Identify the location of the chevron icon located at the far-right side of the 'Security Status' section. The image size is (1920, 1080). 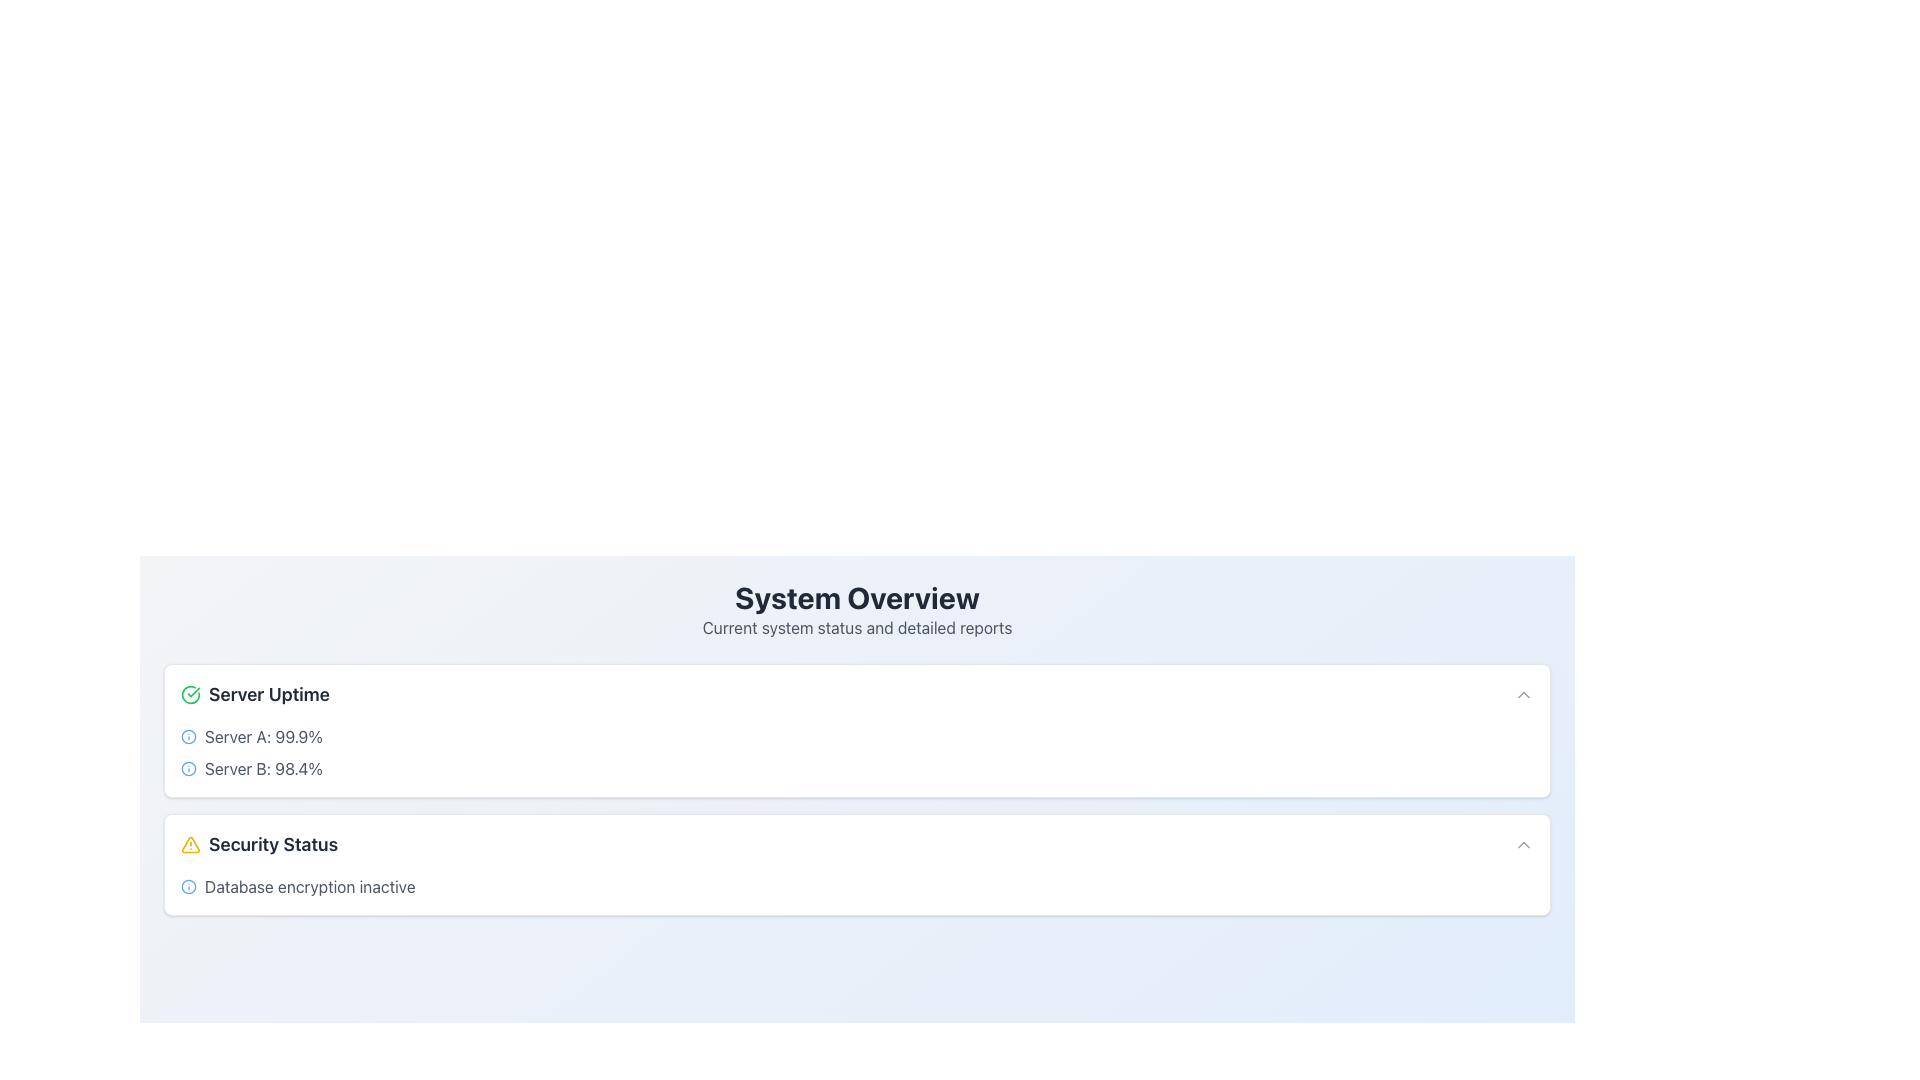
(1522, 844).